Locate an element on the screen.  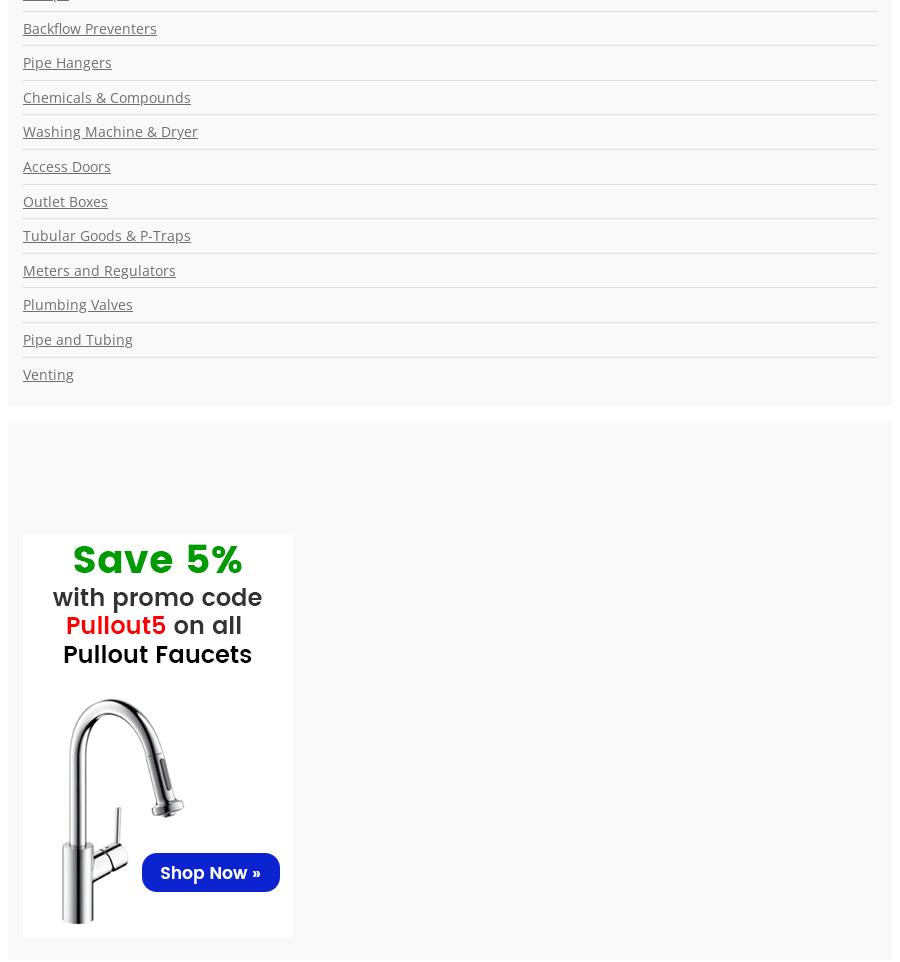
'Backflow Preventers' is located at coordinates (89, 26).